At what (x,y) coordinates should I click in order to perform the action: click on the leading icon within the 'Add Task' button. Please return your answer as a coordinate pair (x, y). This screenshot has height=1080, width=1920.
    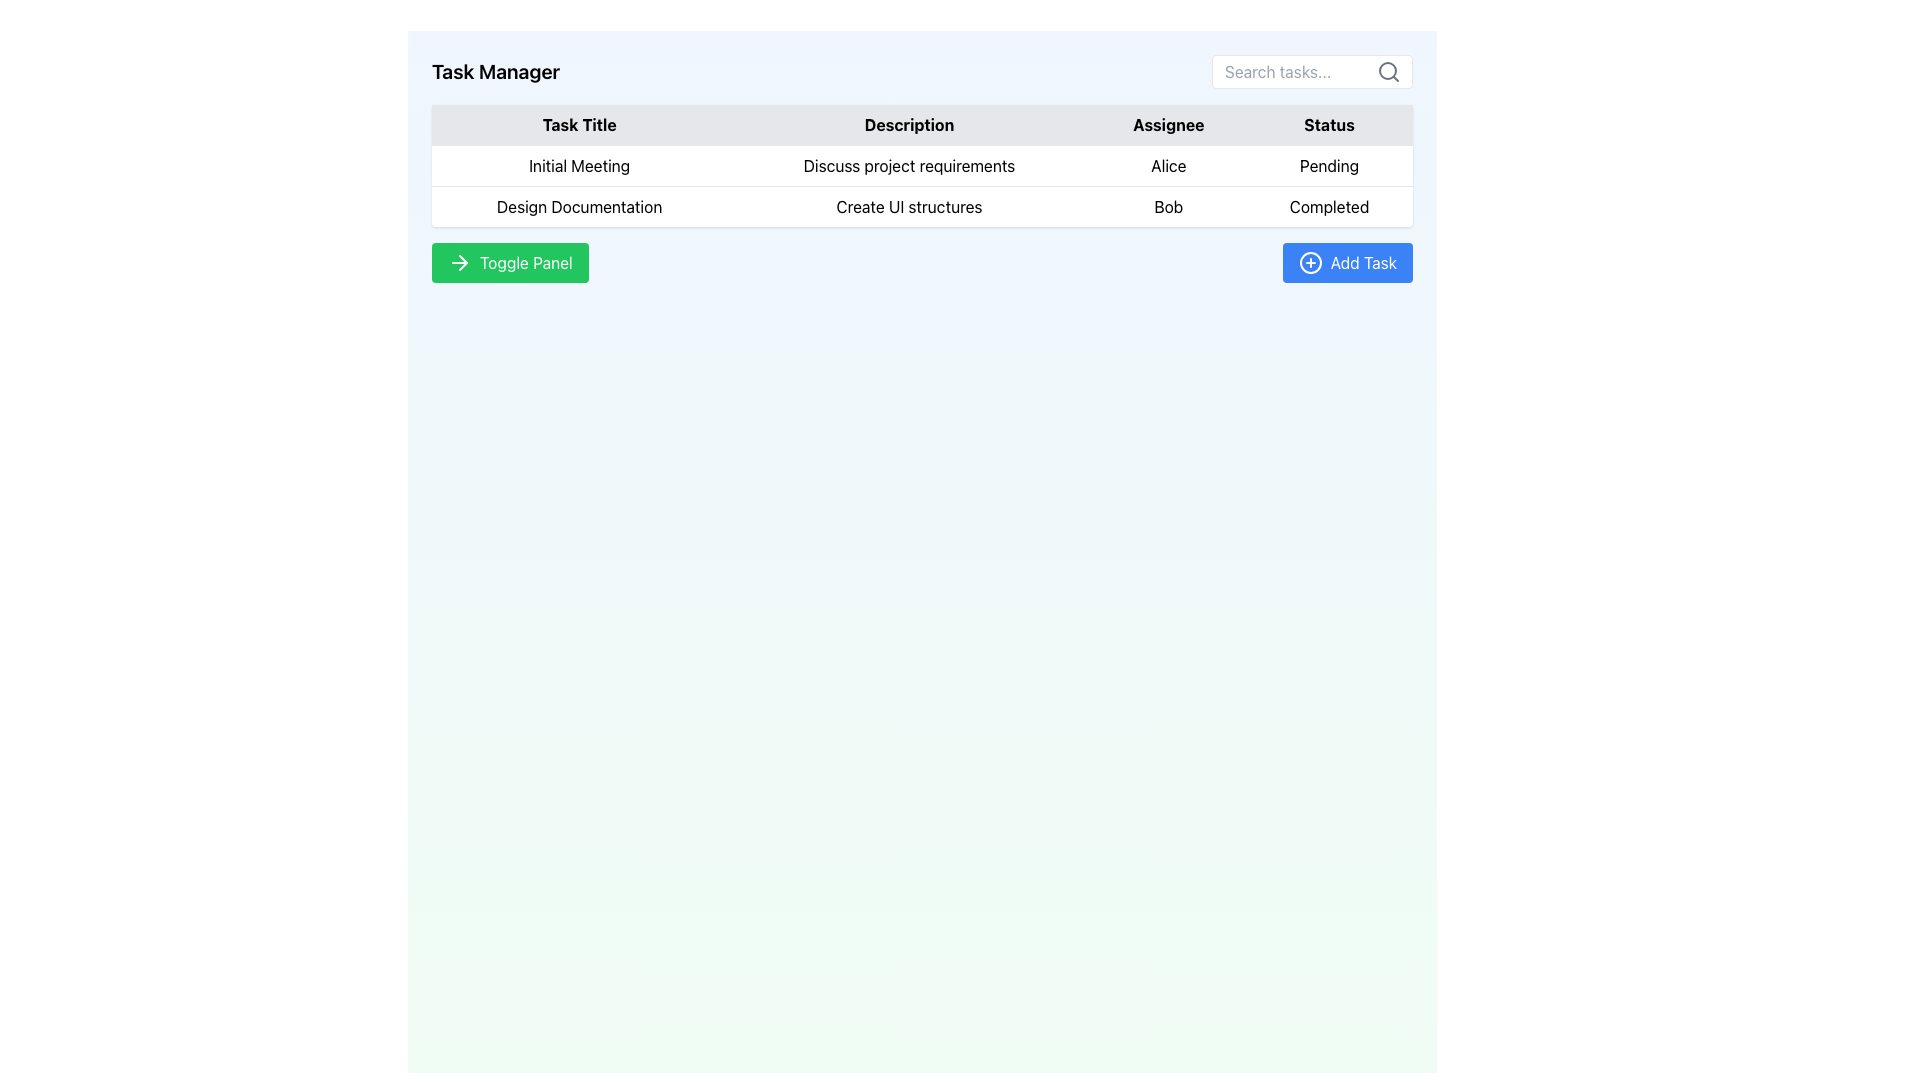
    Looking at the image, I should click on (1310, 261).